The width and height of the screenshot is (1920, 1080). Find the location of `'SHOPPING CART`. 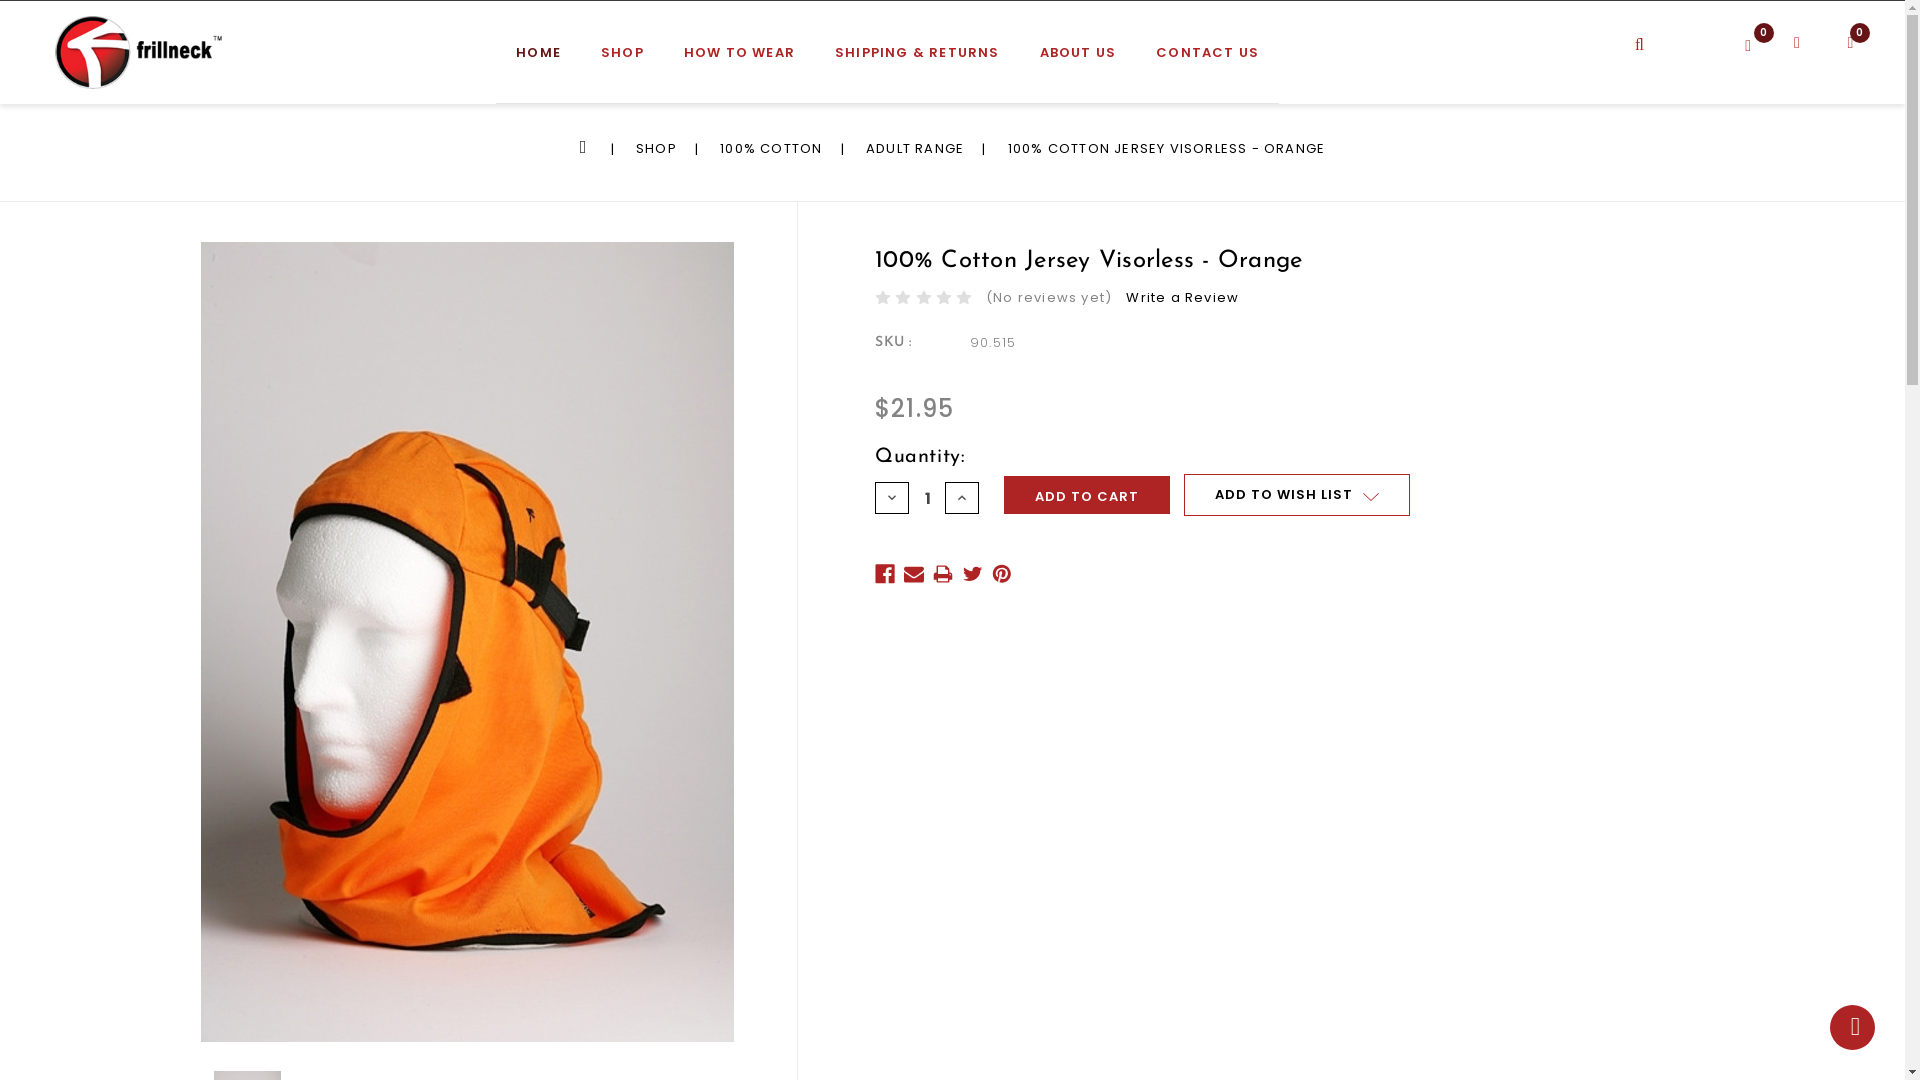

'SHOPPING CART is located at coordinates (1841, 49).